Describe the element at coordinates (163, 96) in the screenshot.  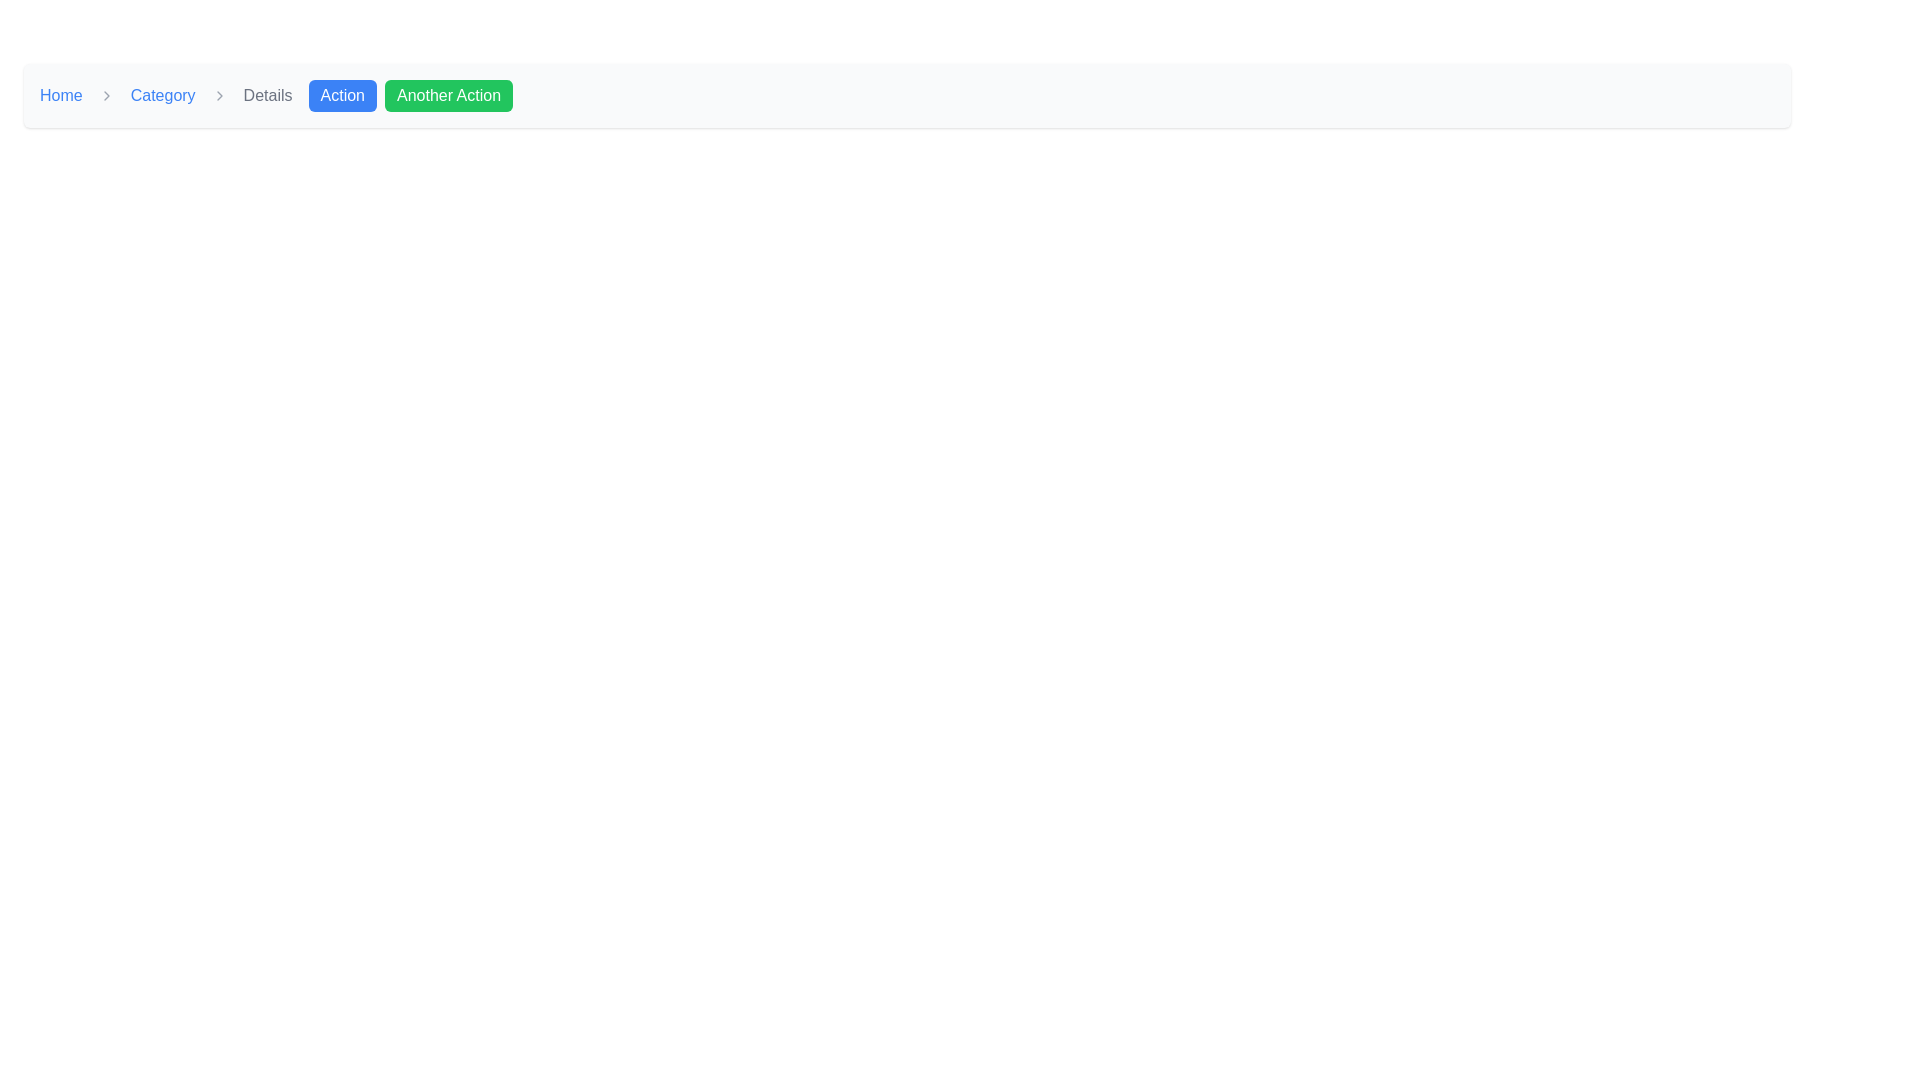
I see `the 'Category' text link in the breadcrumb navigation bar` at that location.